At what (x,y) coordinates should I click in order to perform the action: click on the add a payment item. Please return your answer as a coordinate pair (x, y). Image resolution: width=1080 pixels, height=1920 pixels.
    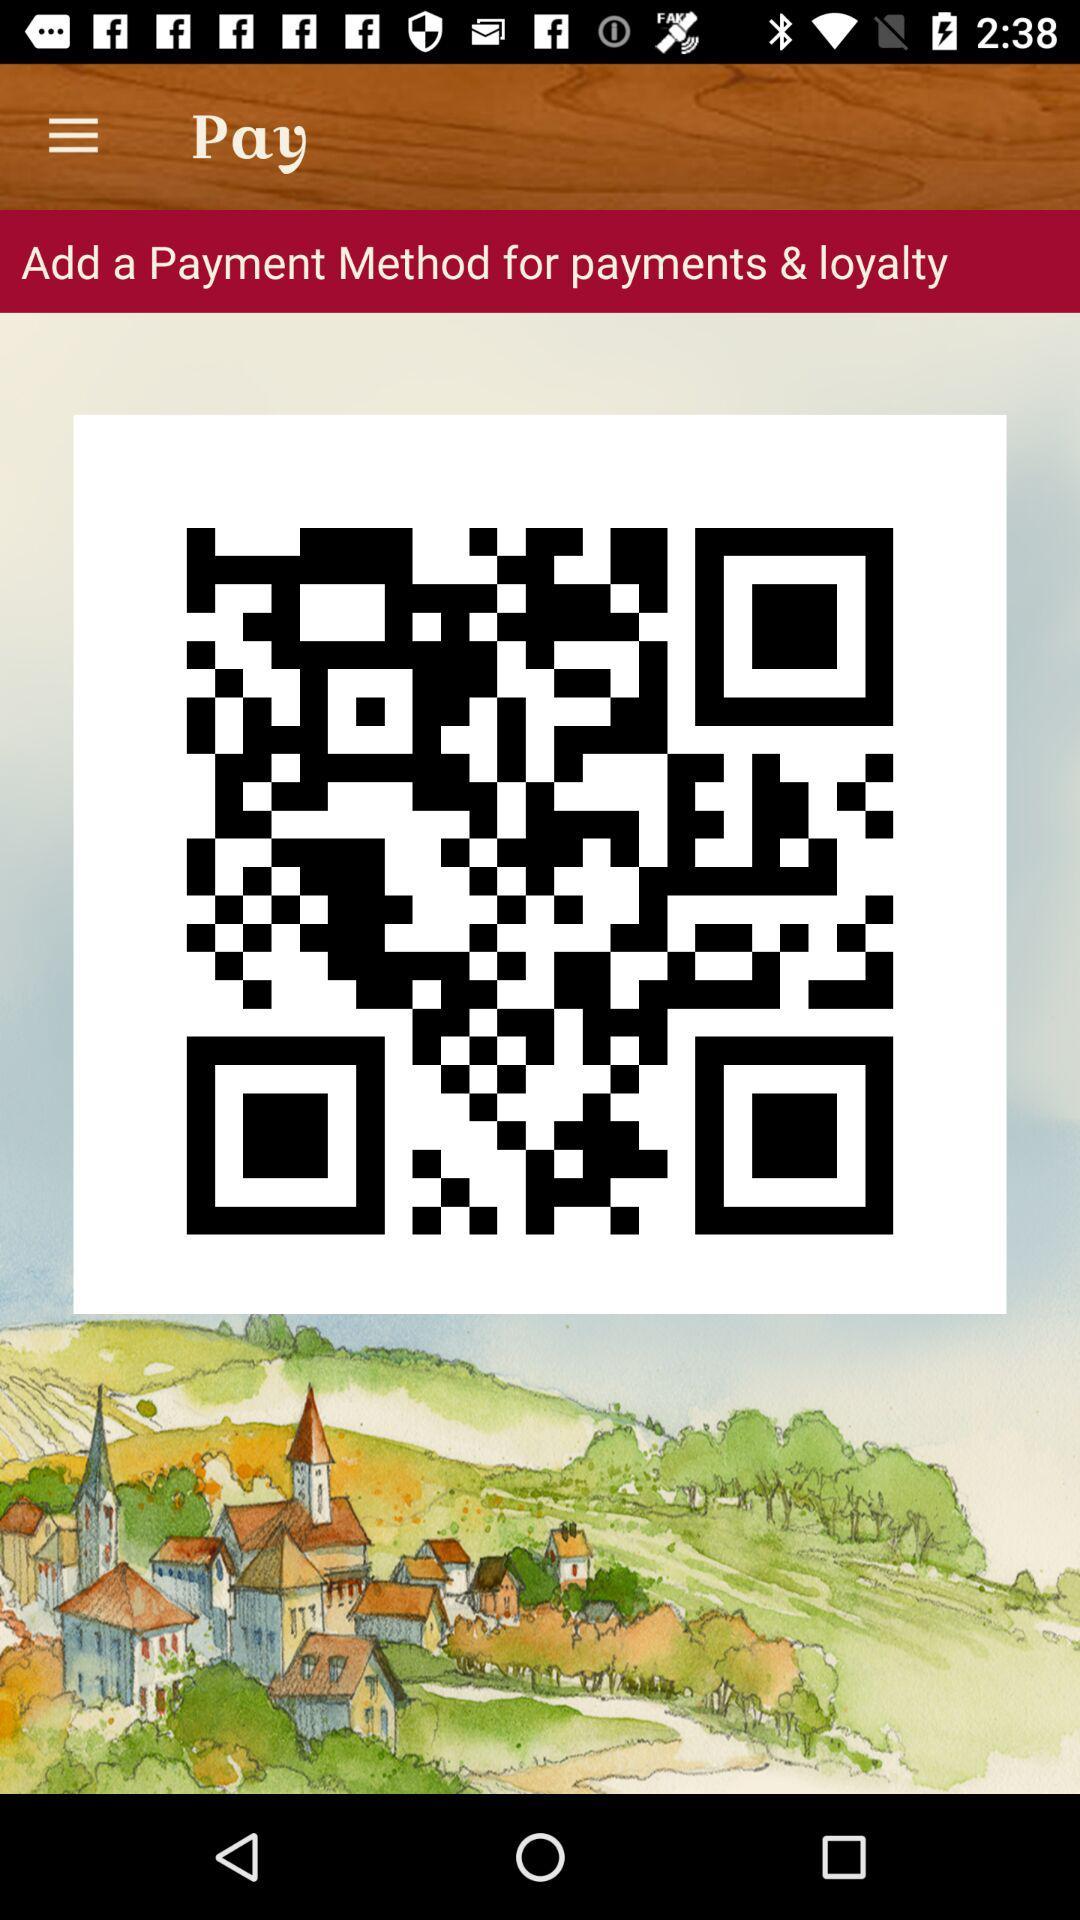
    Looking at the image, I should click on (540, 260).